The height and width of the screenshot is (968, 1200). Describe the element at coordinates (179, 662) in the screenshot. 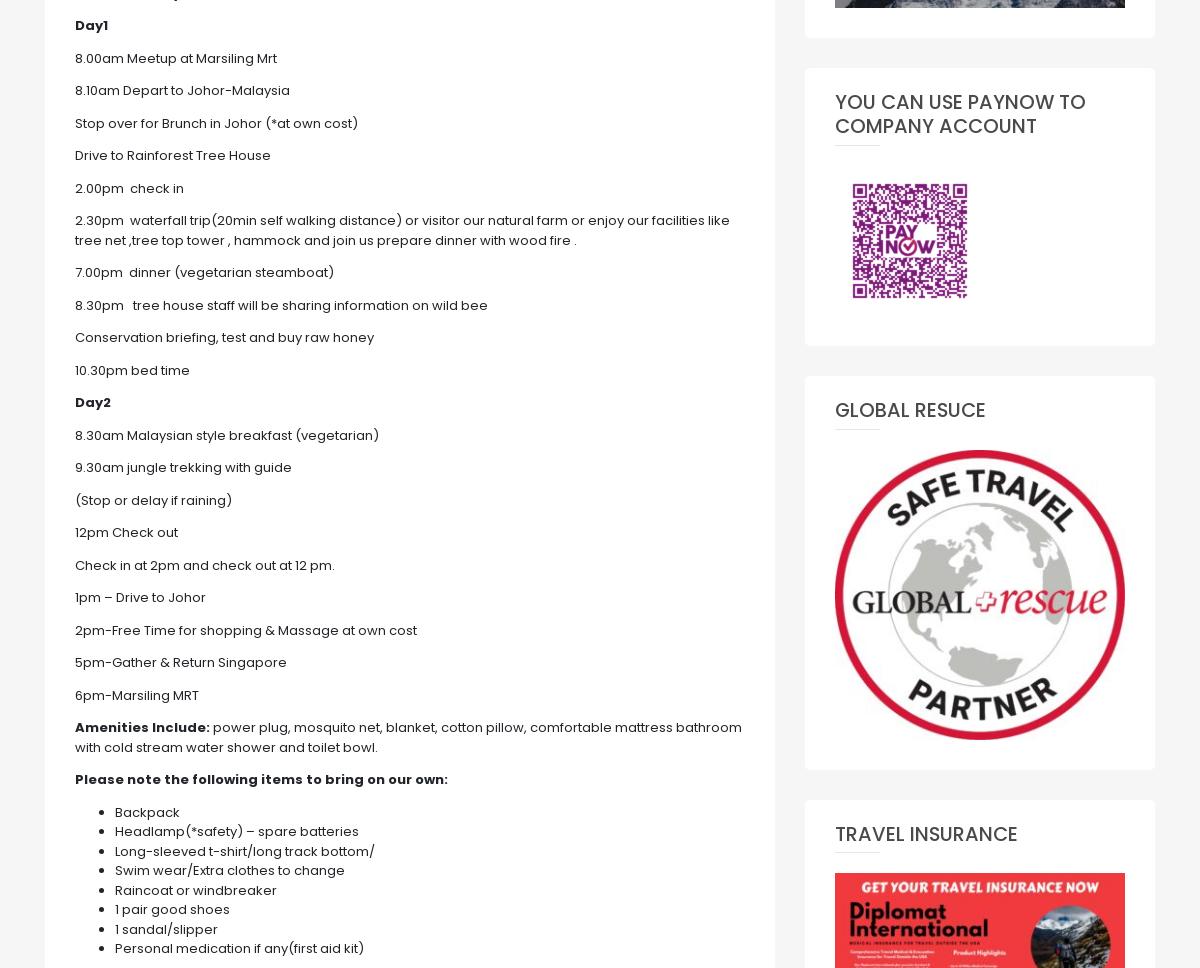

I see `'5pm-Gather & Return Singapore'` at that location.